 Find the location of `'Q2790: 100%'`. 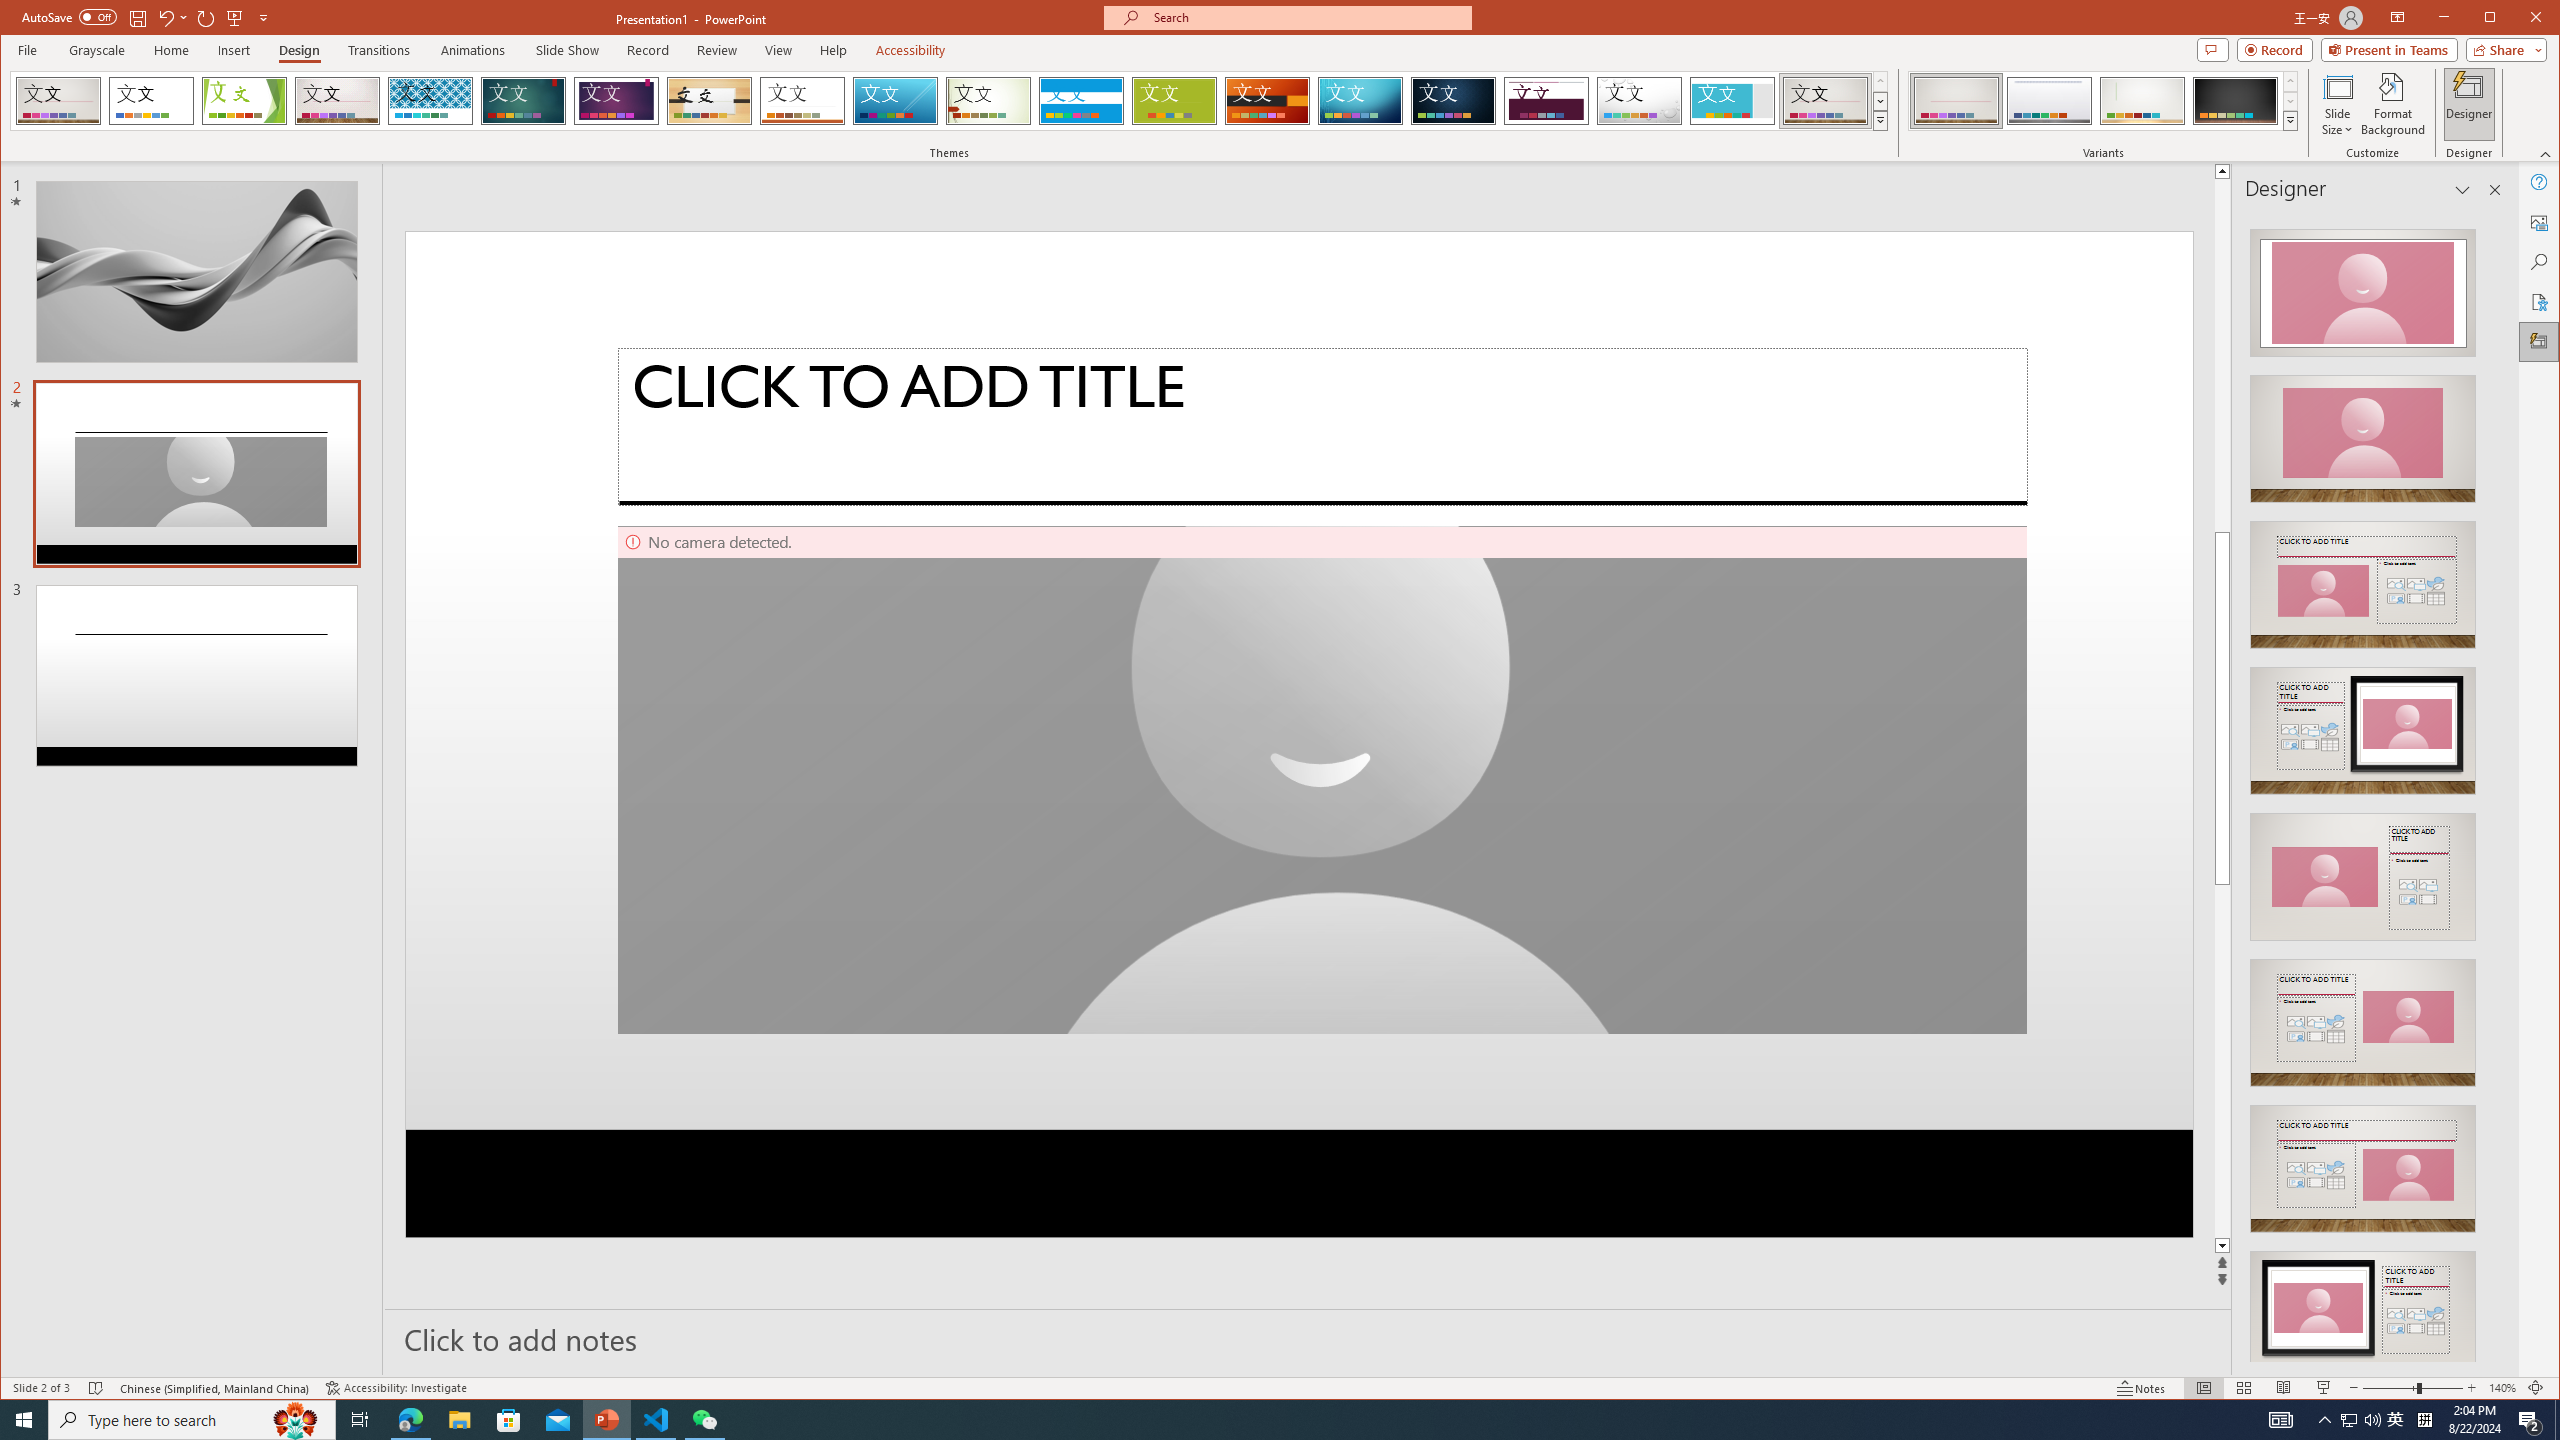

'Q2790: 100%' is located at coordinates (2372, 1418).